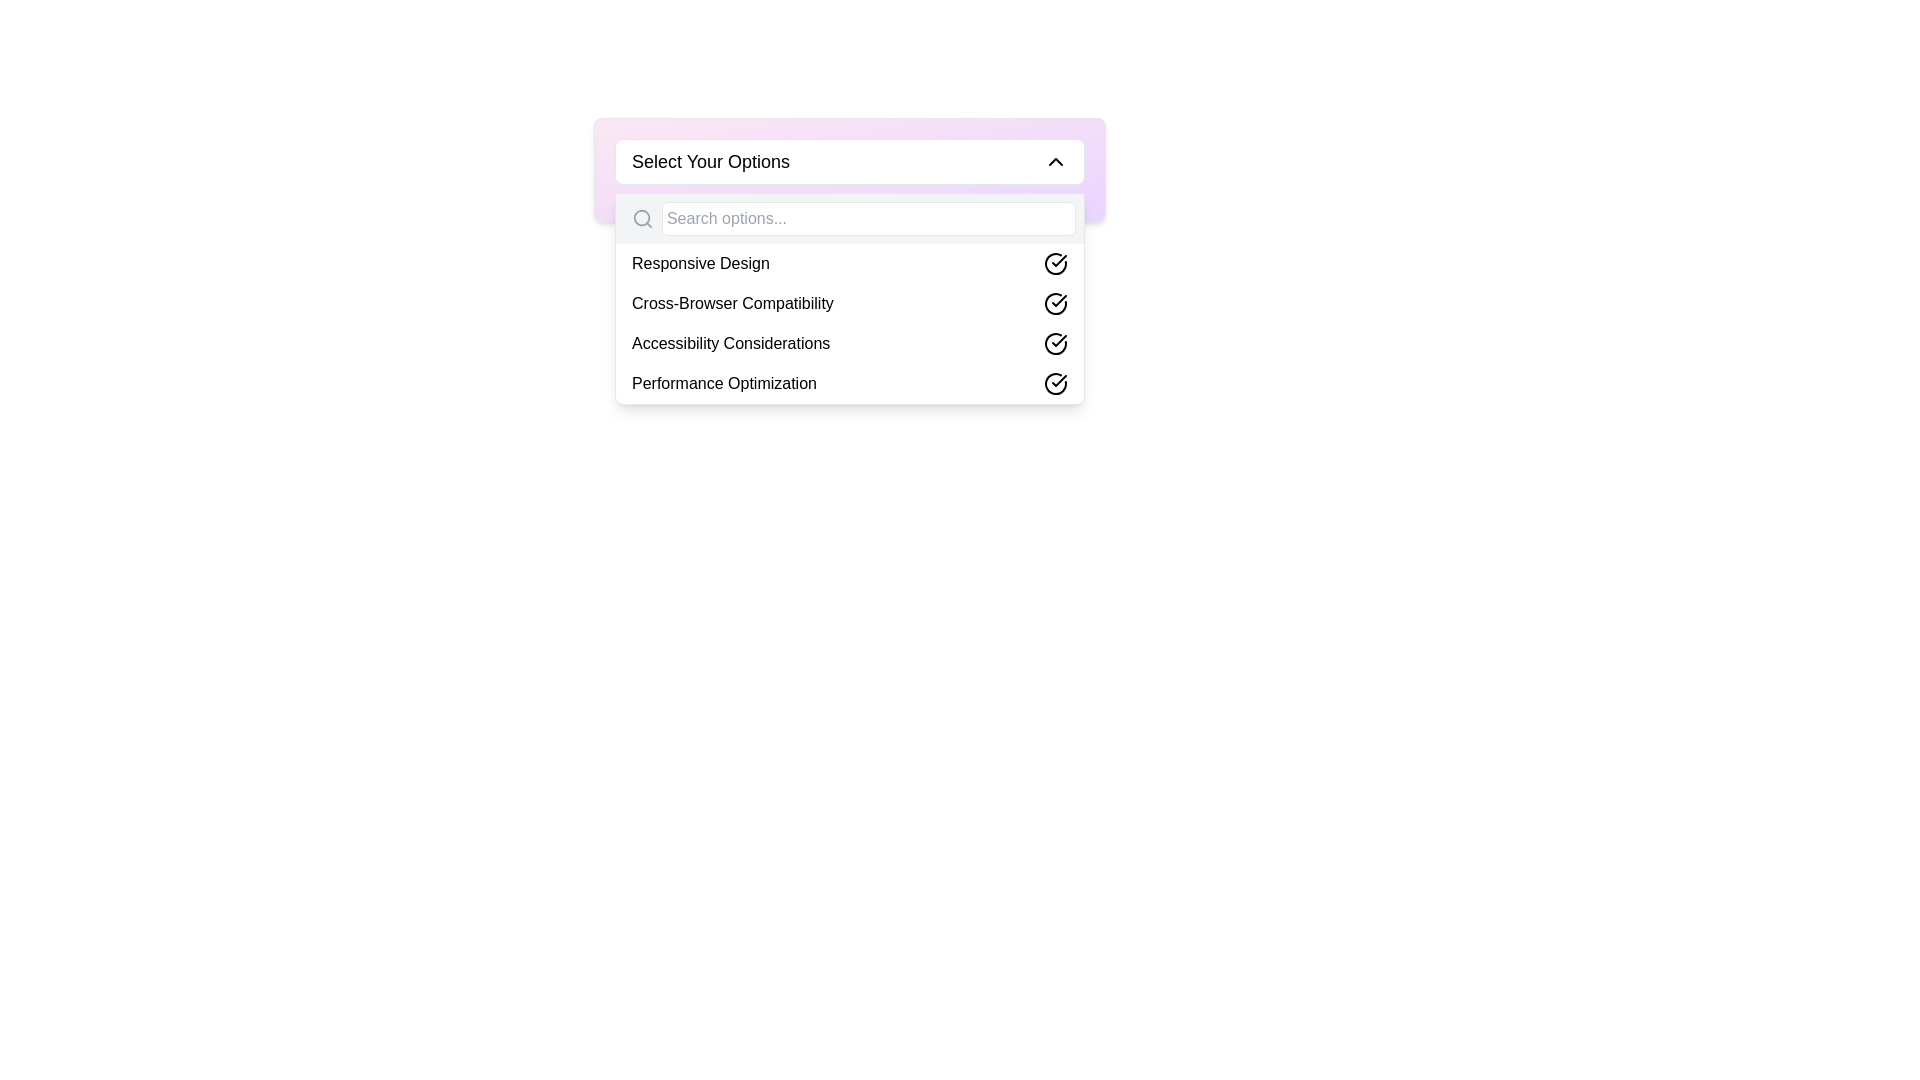 Image resolution: width=1920 pixels, height=1080 pixels. I want to click on an option from the drop-down menu located underneath the 'Select Your Options' button, which allows users to search and select different options from a list, so click(849, 299).